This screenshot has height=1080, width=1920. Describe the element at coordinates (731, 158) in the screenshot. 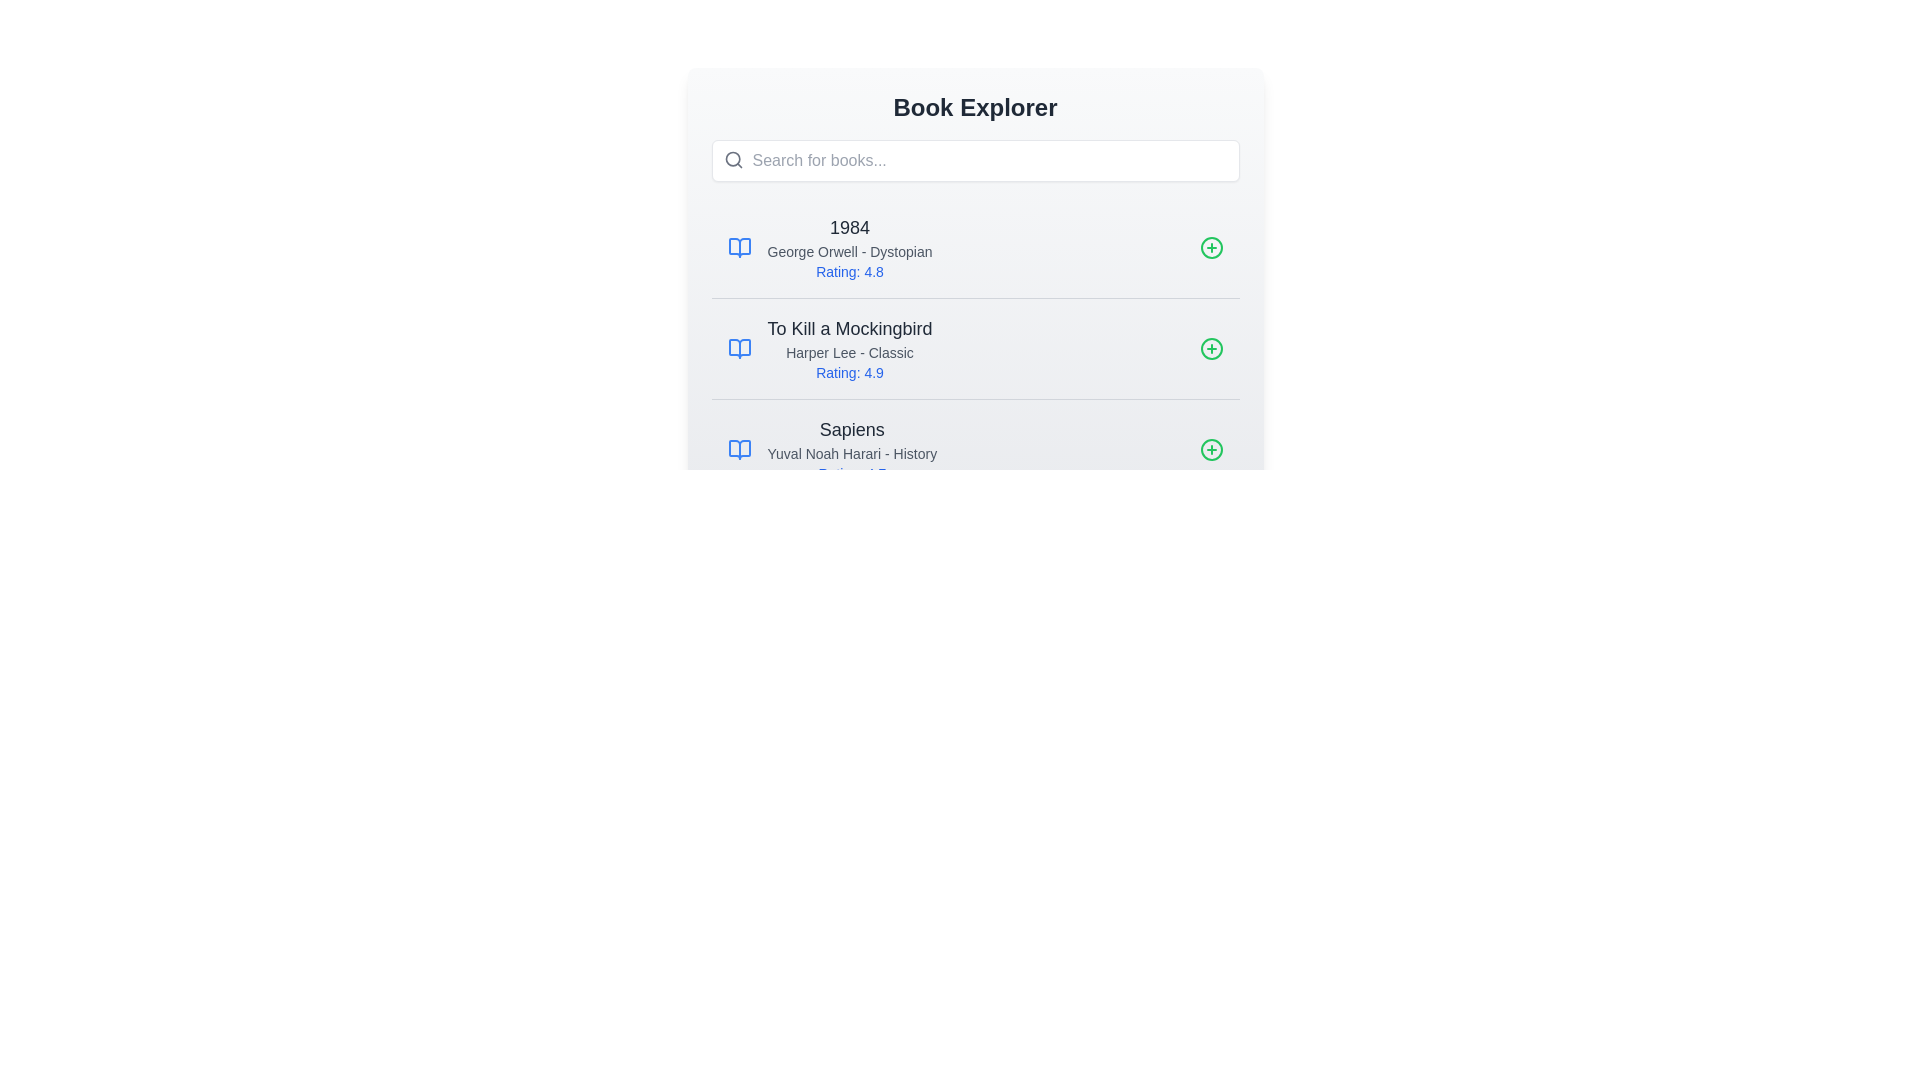

I see `the graphical element representing the lens of the magnifying glass in the search bar, located in the top-left corner of the main content area` at that location.